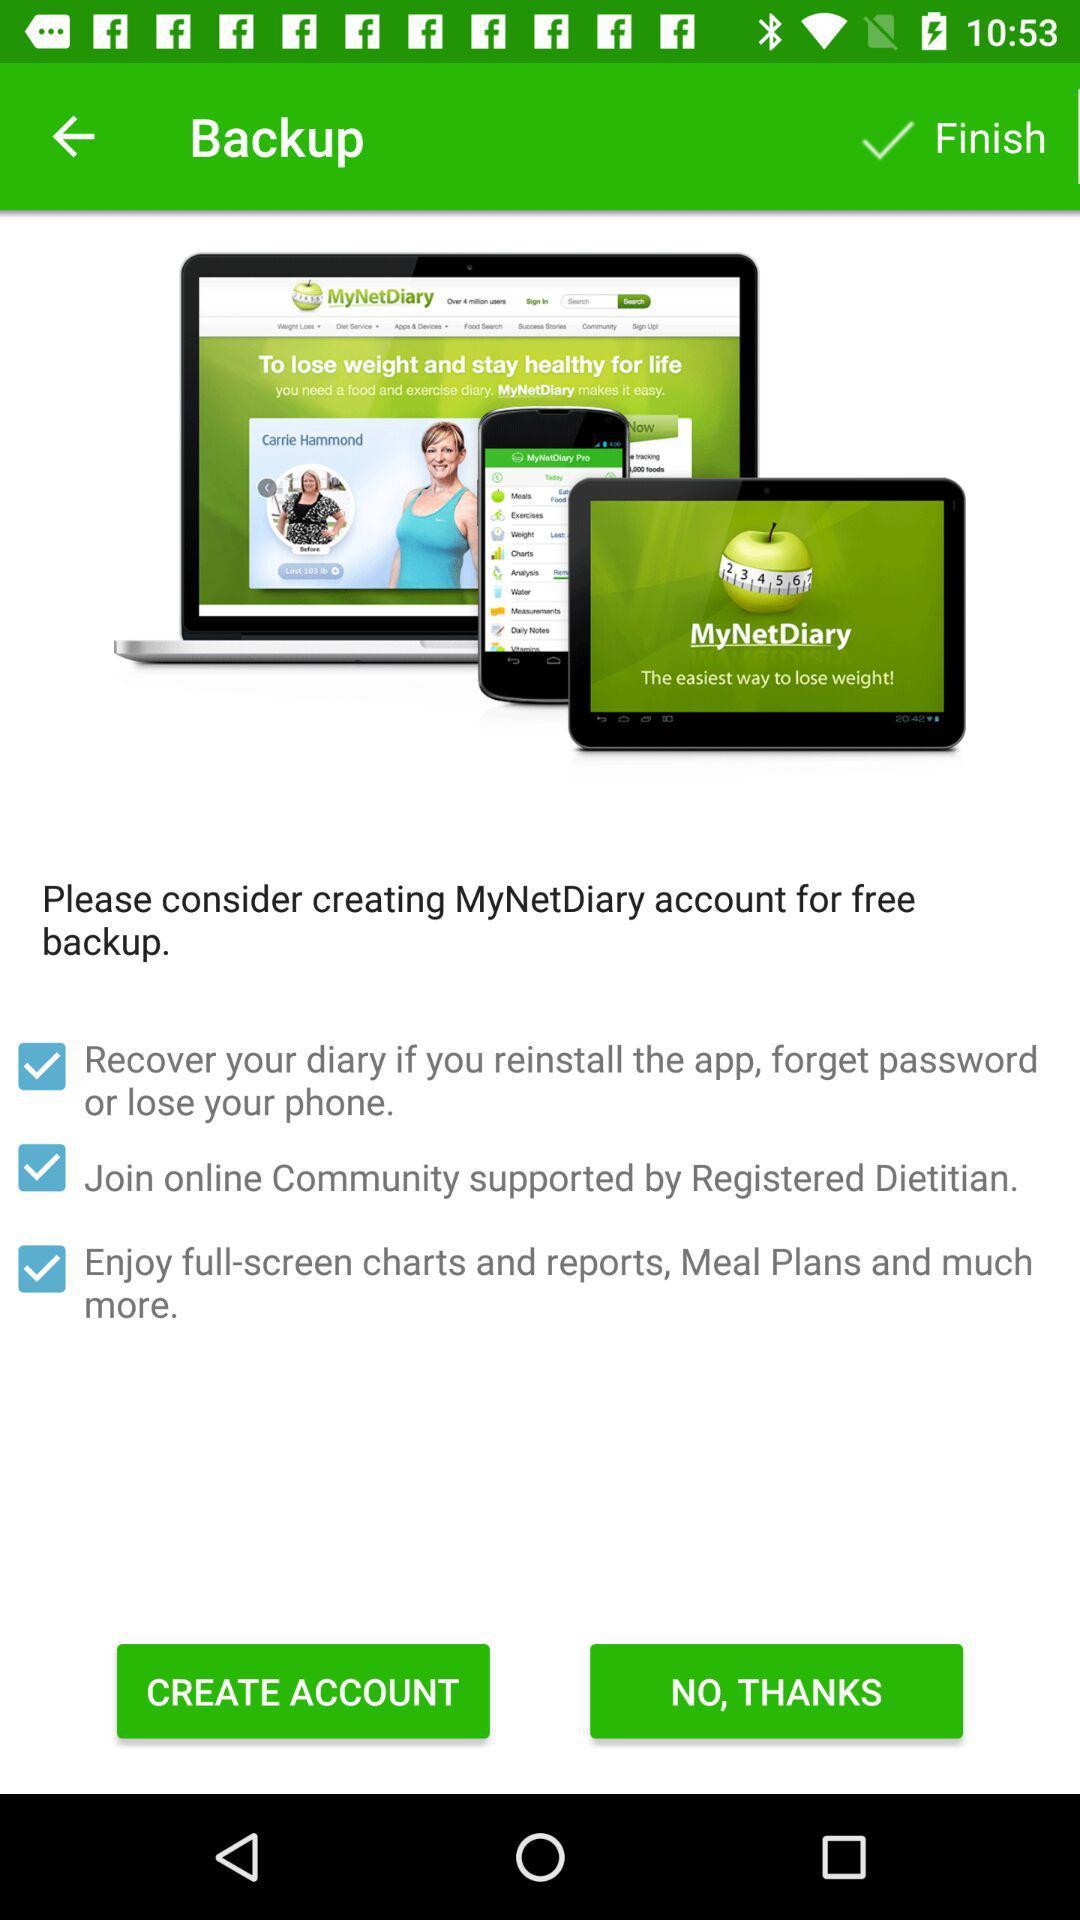 The width and height of the screenshot is (1080, 1920). What do you see at coordinates (303, 1690) in the screenshot?
I see `the create account` at bounding box center [303, 1690].